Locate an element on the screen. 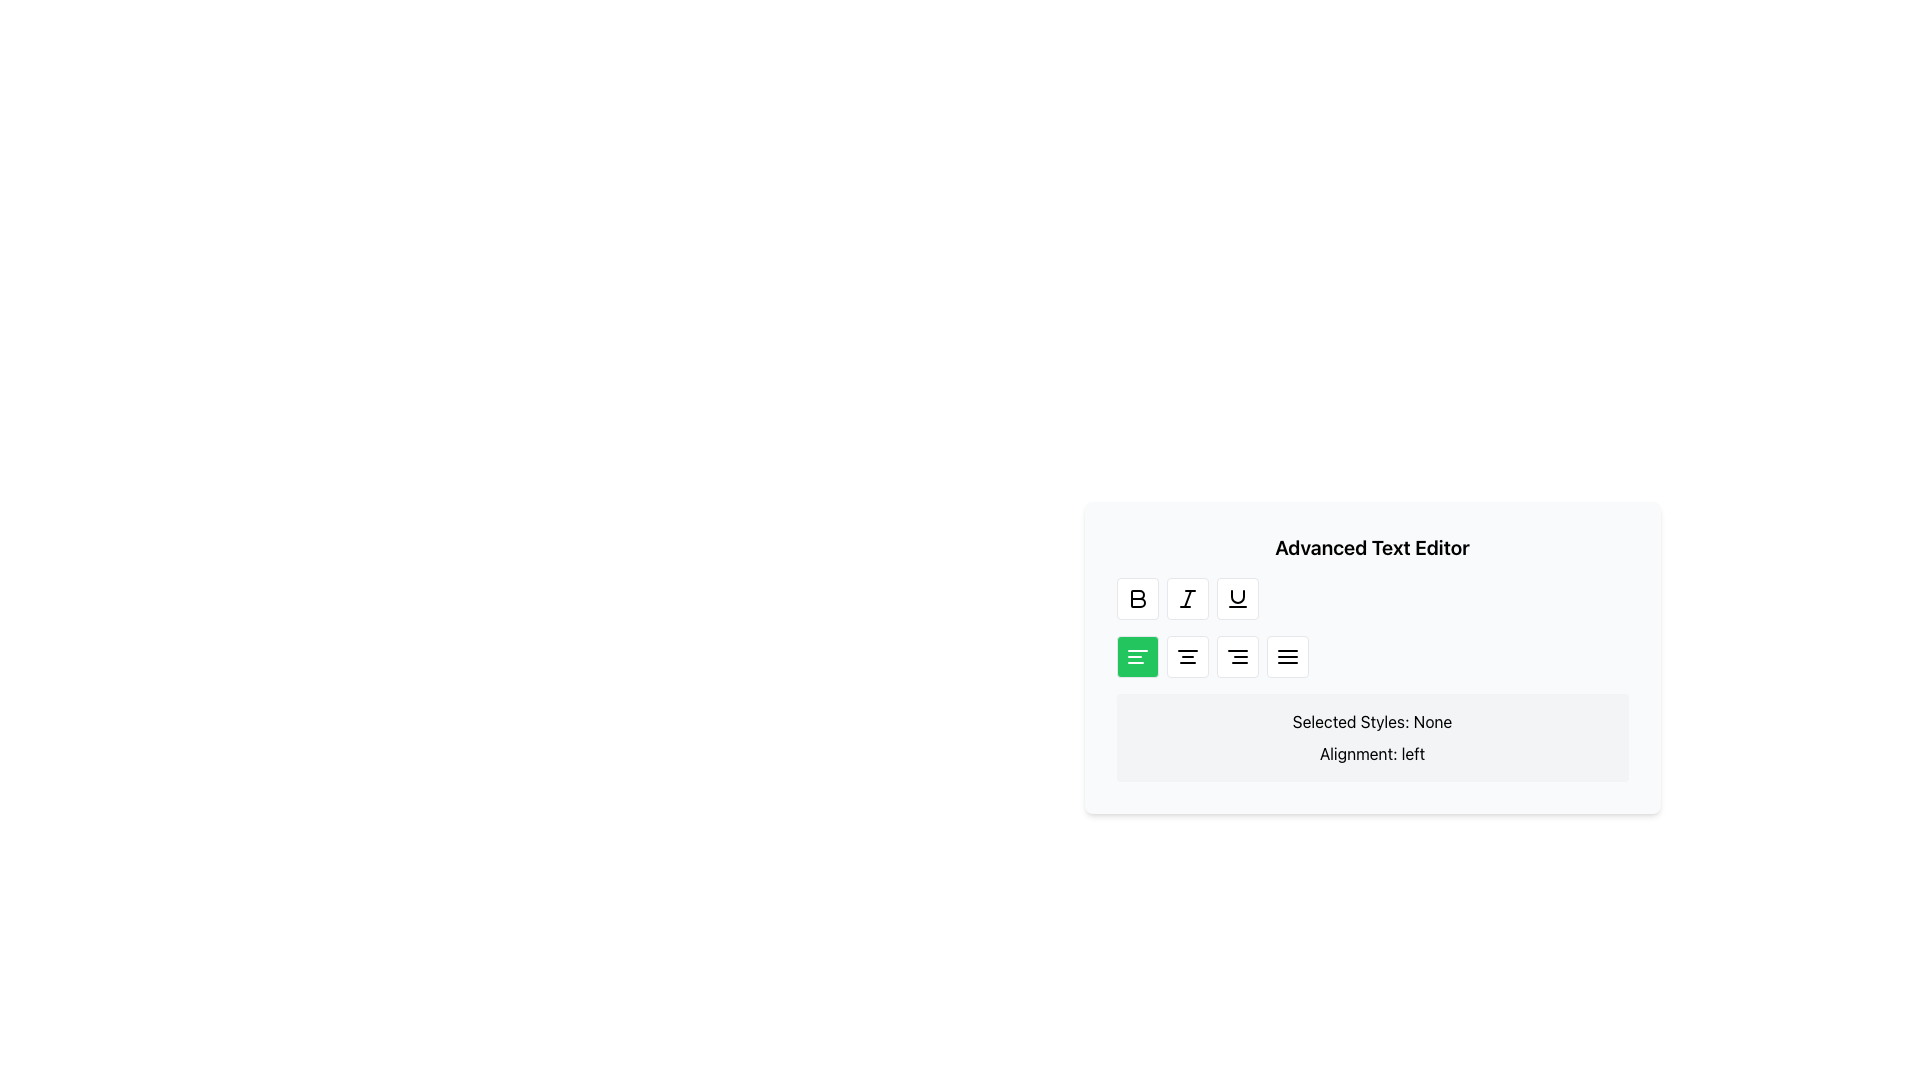 The image size is (1920, 1080). the underline toggle button in the advanced text editor interface is located at coordinates (1236, 597).